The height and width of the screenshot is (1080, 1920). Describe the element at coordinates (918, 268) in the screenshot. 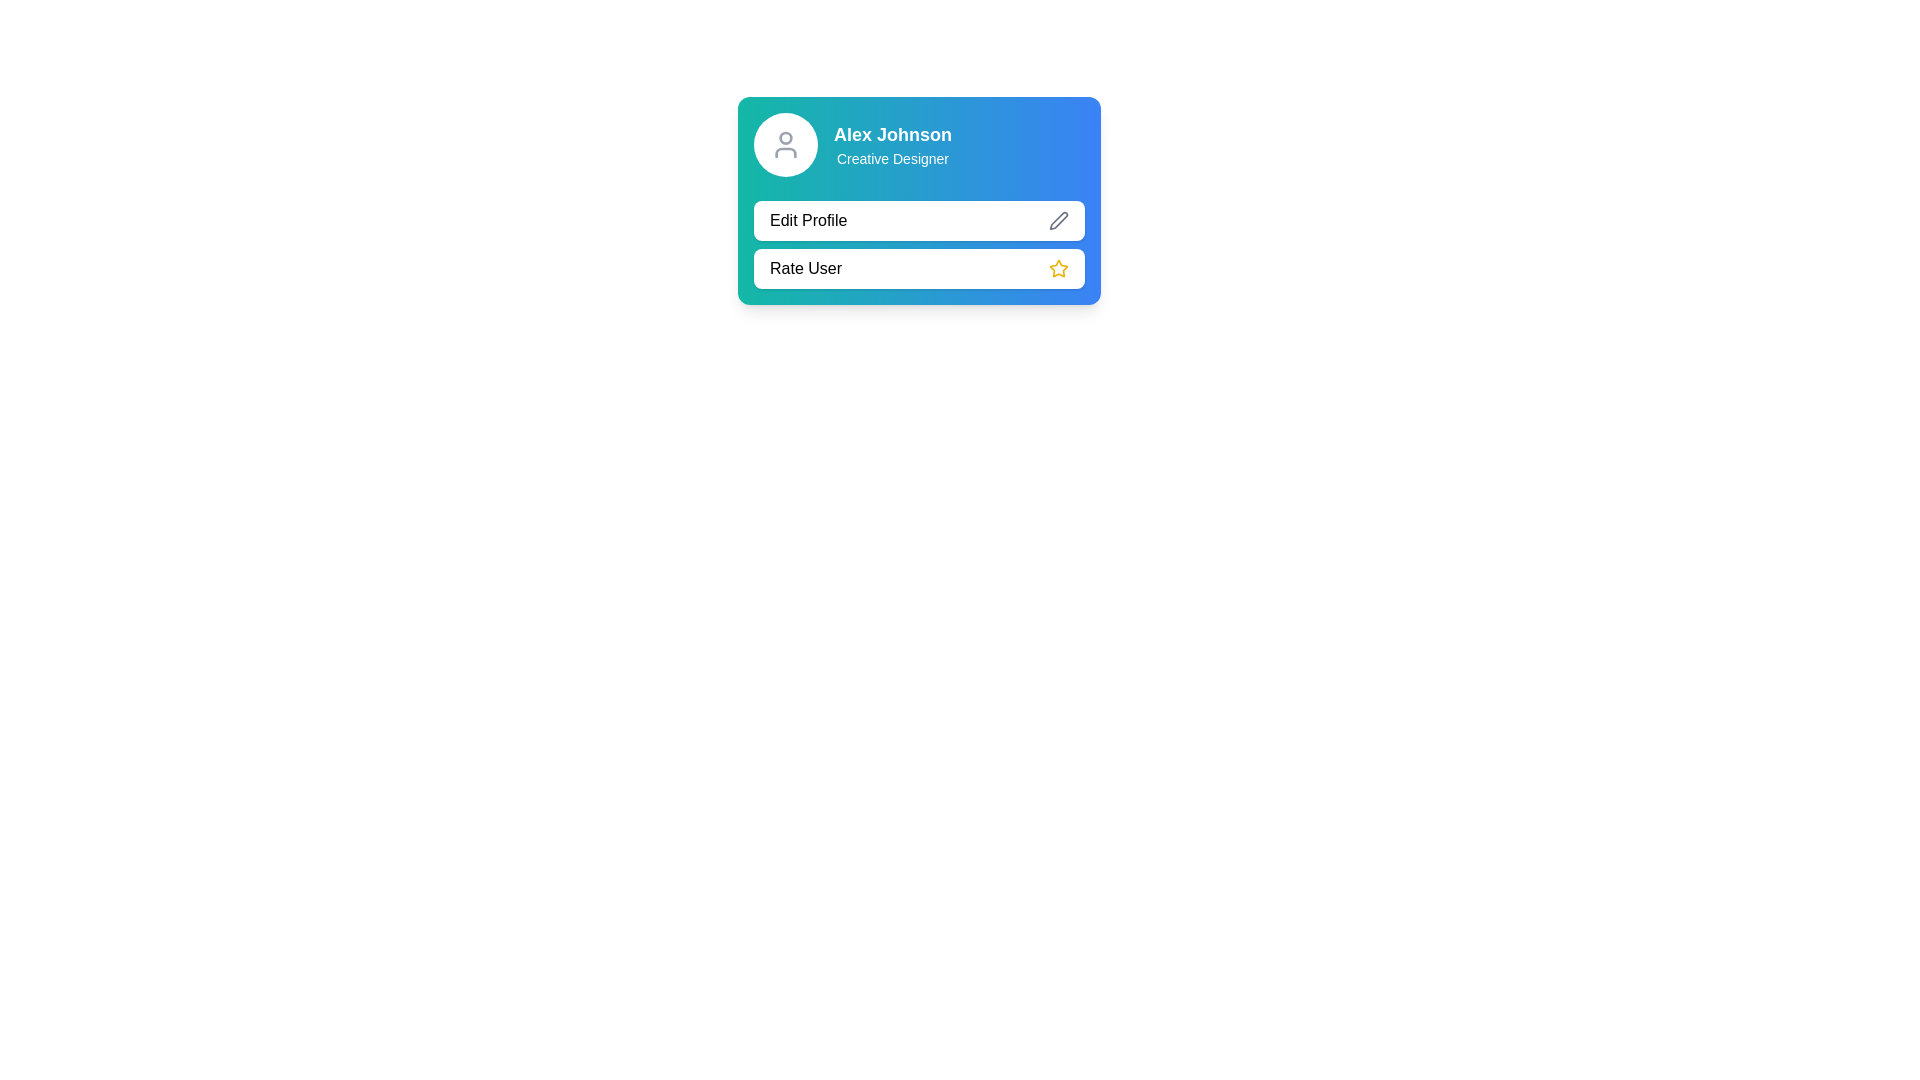

I see `the user rating button located at the bottom of the button list, directly below the 'Edit Profile' button, to initiate the user rating process` at that location.